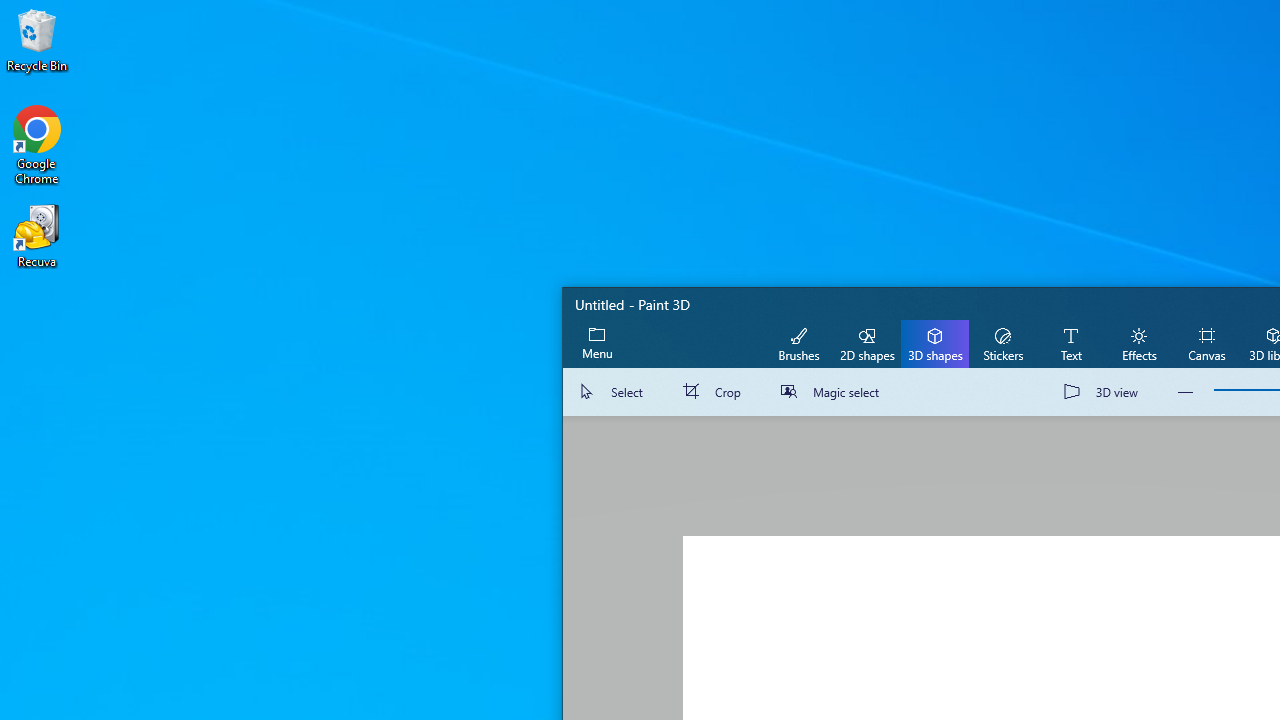 This screenshot has height=720, width=1280. I want to click on '3D shapes', so click(934, 342).